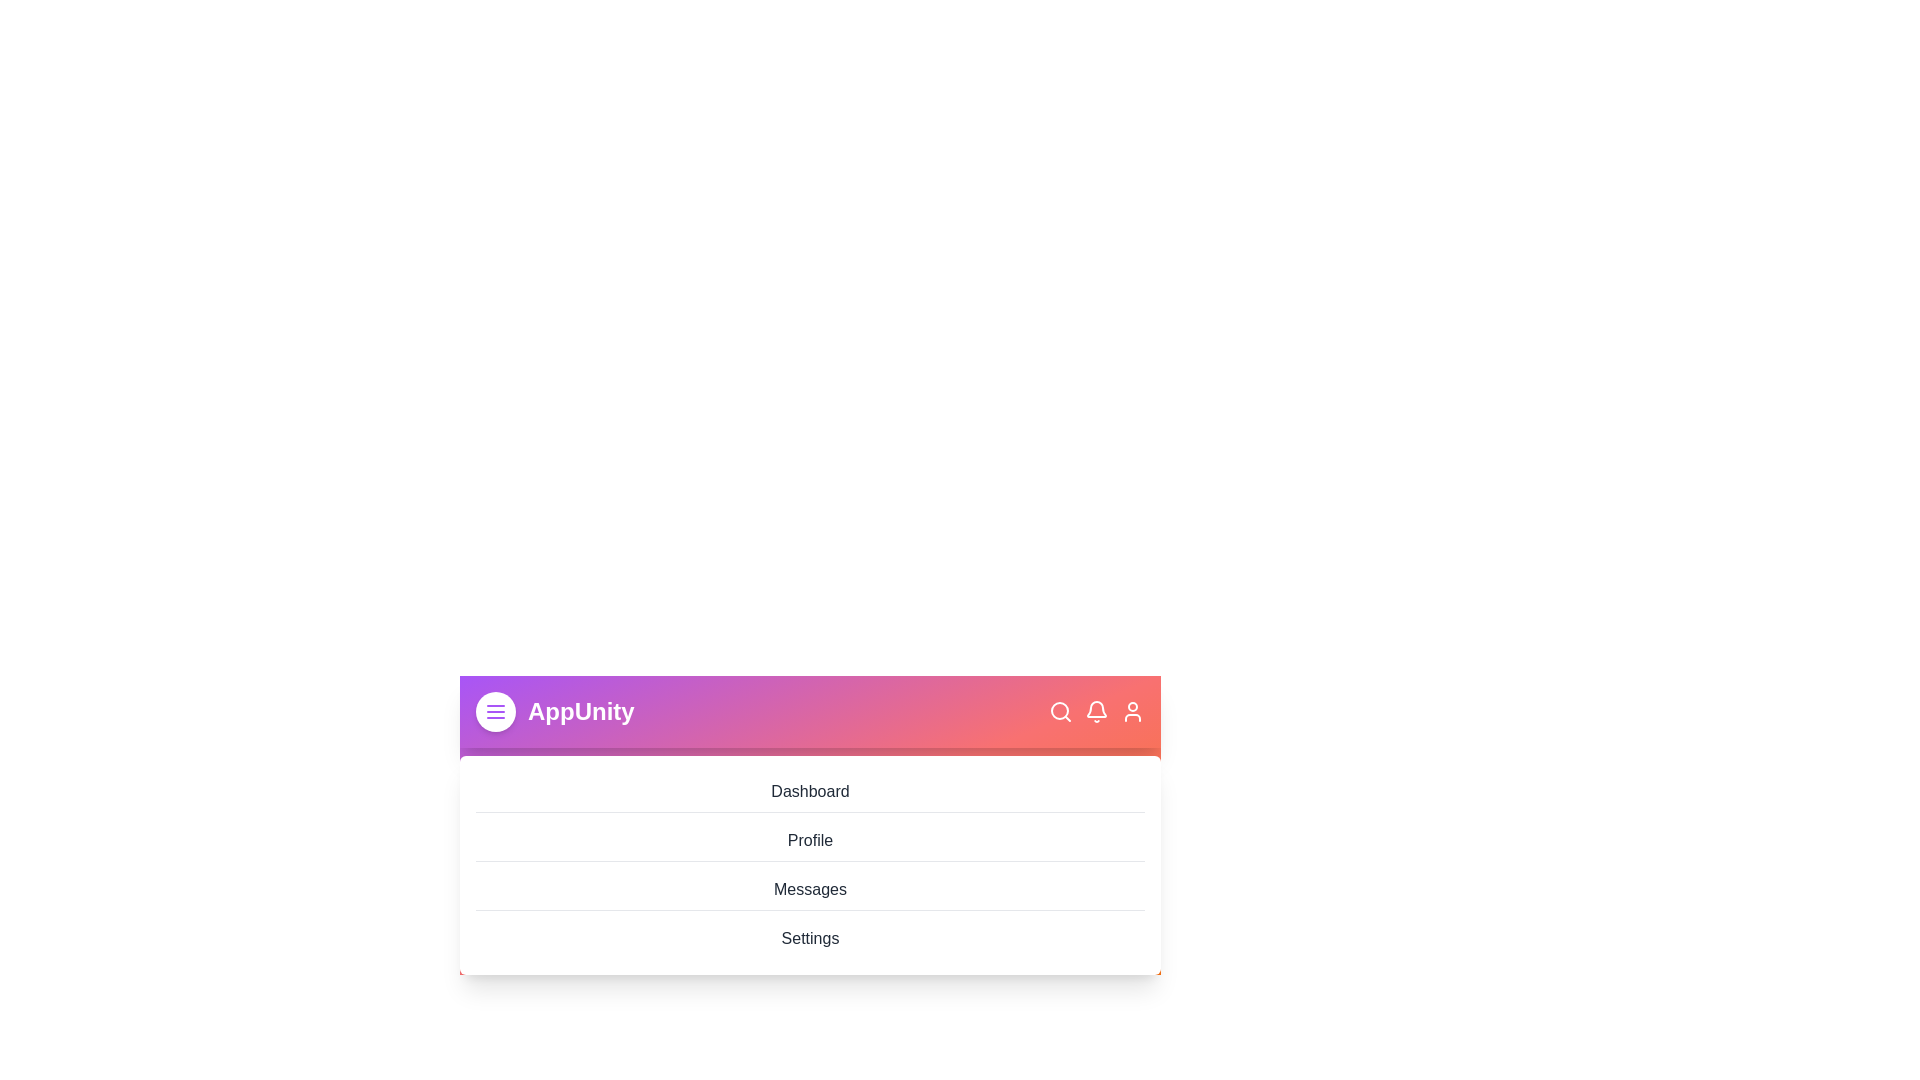 The height and width of the screenshot is (1080, 1920). What do you see at coordinates (495, 711) in the screenshot?
I see `the menu toggle button to change the menu's open/close state` at bounding box center [495, 711].